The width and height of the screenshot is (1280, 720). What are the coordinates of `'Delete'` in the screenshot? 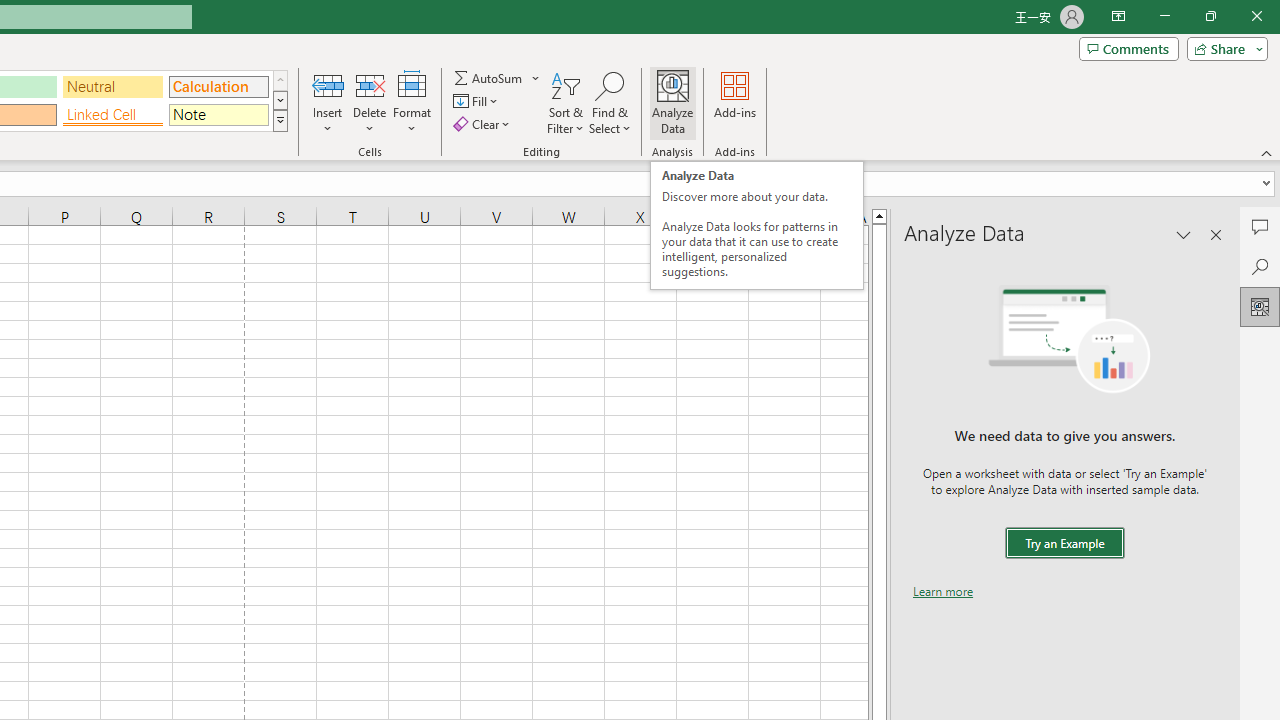 It's located at (369, 103).